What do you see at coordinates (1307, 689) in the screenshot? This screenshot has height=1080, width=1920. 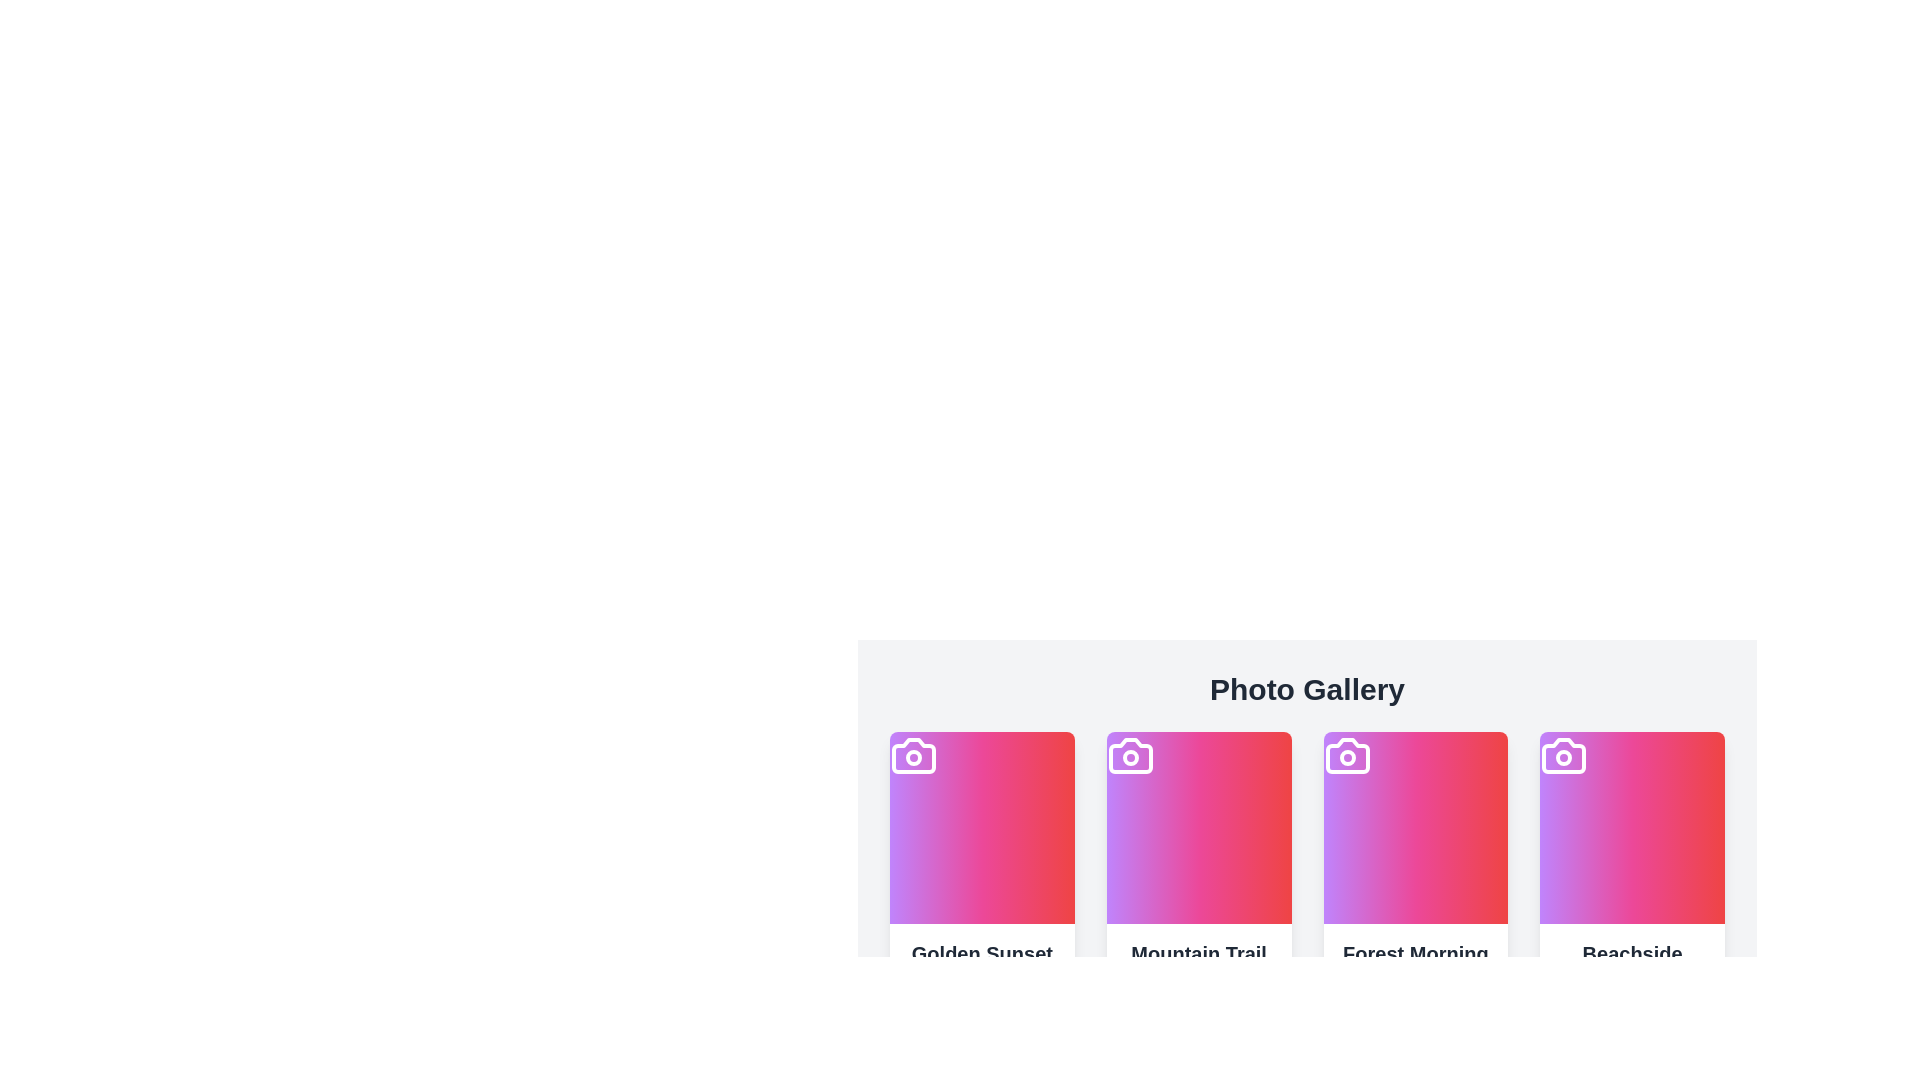 I see `text content of the heading that indicates the purpose of the photo gallery section located at the top of the grid of thumbnails` at bounding box center [1307, 689].